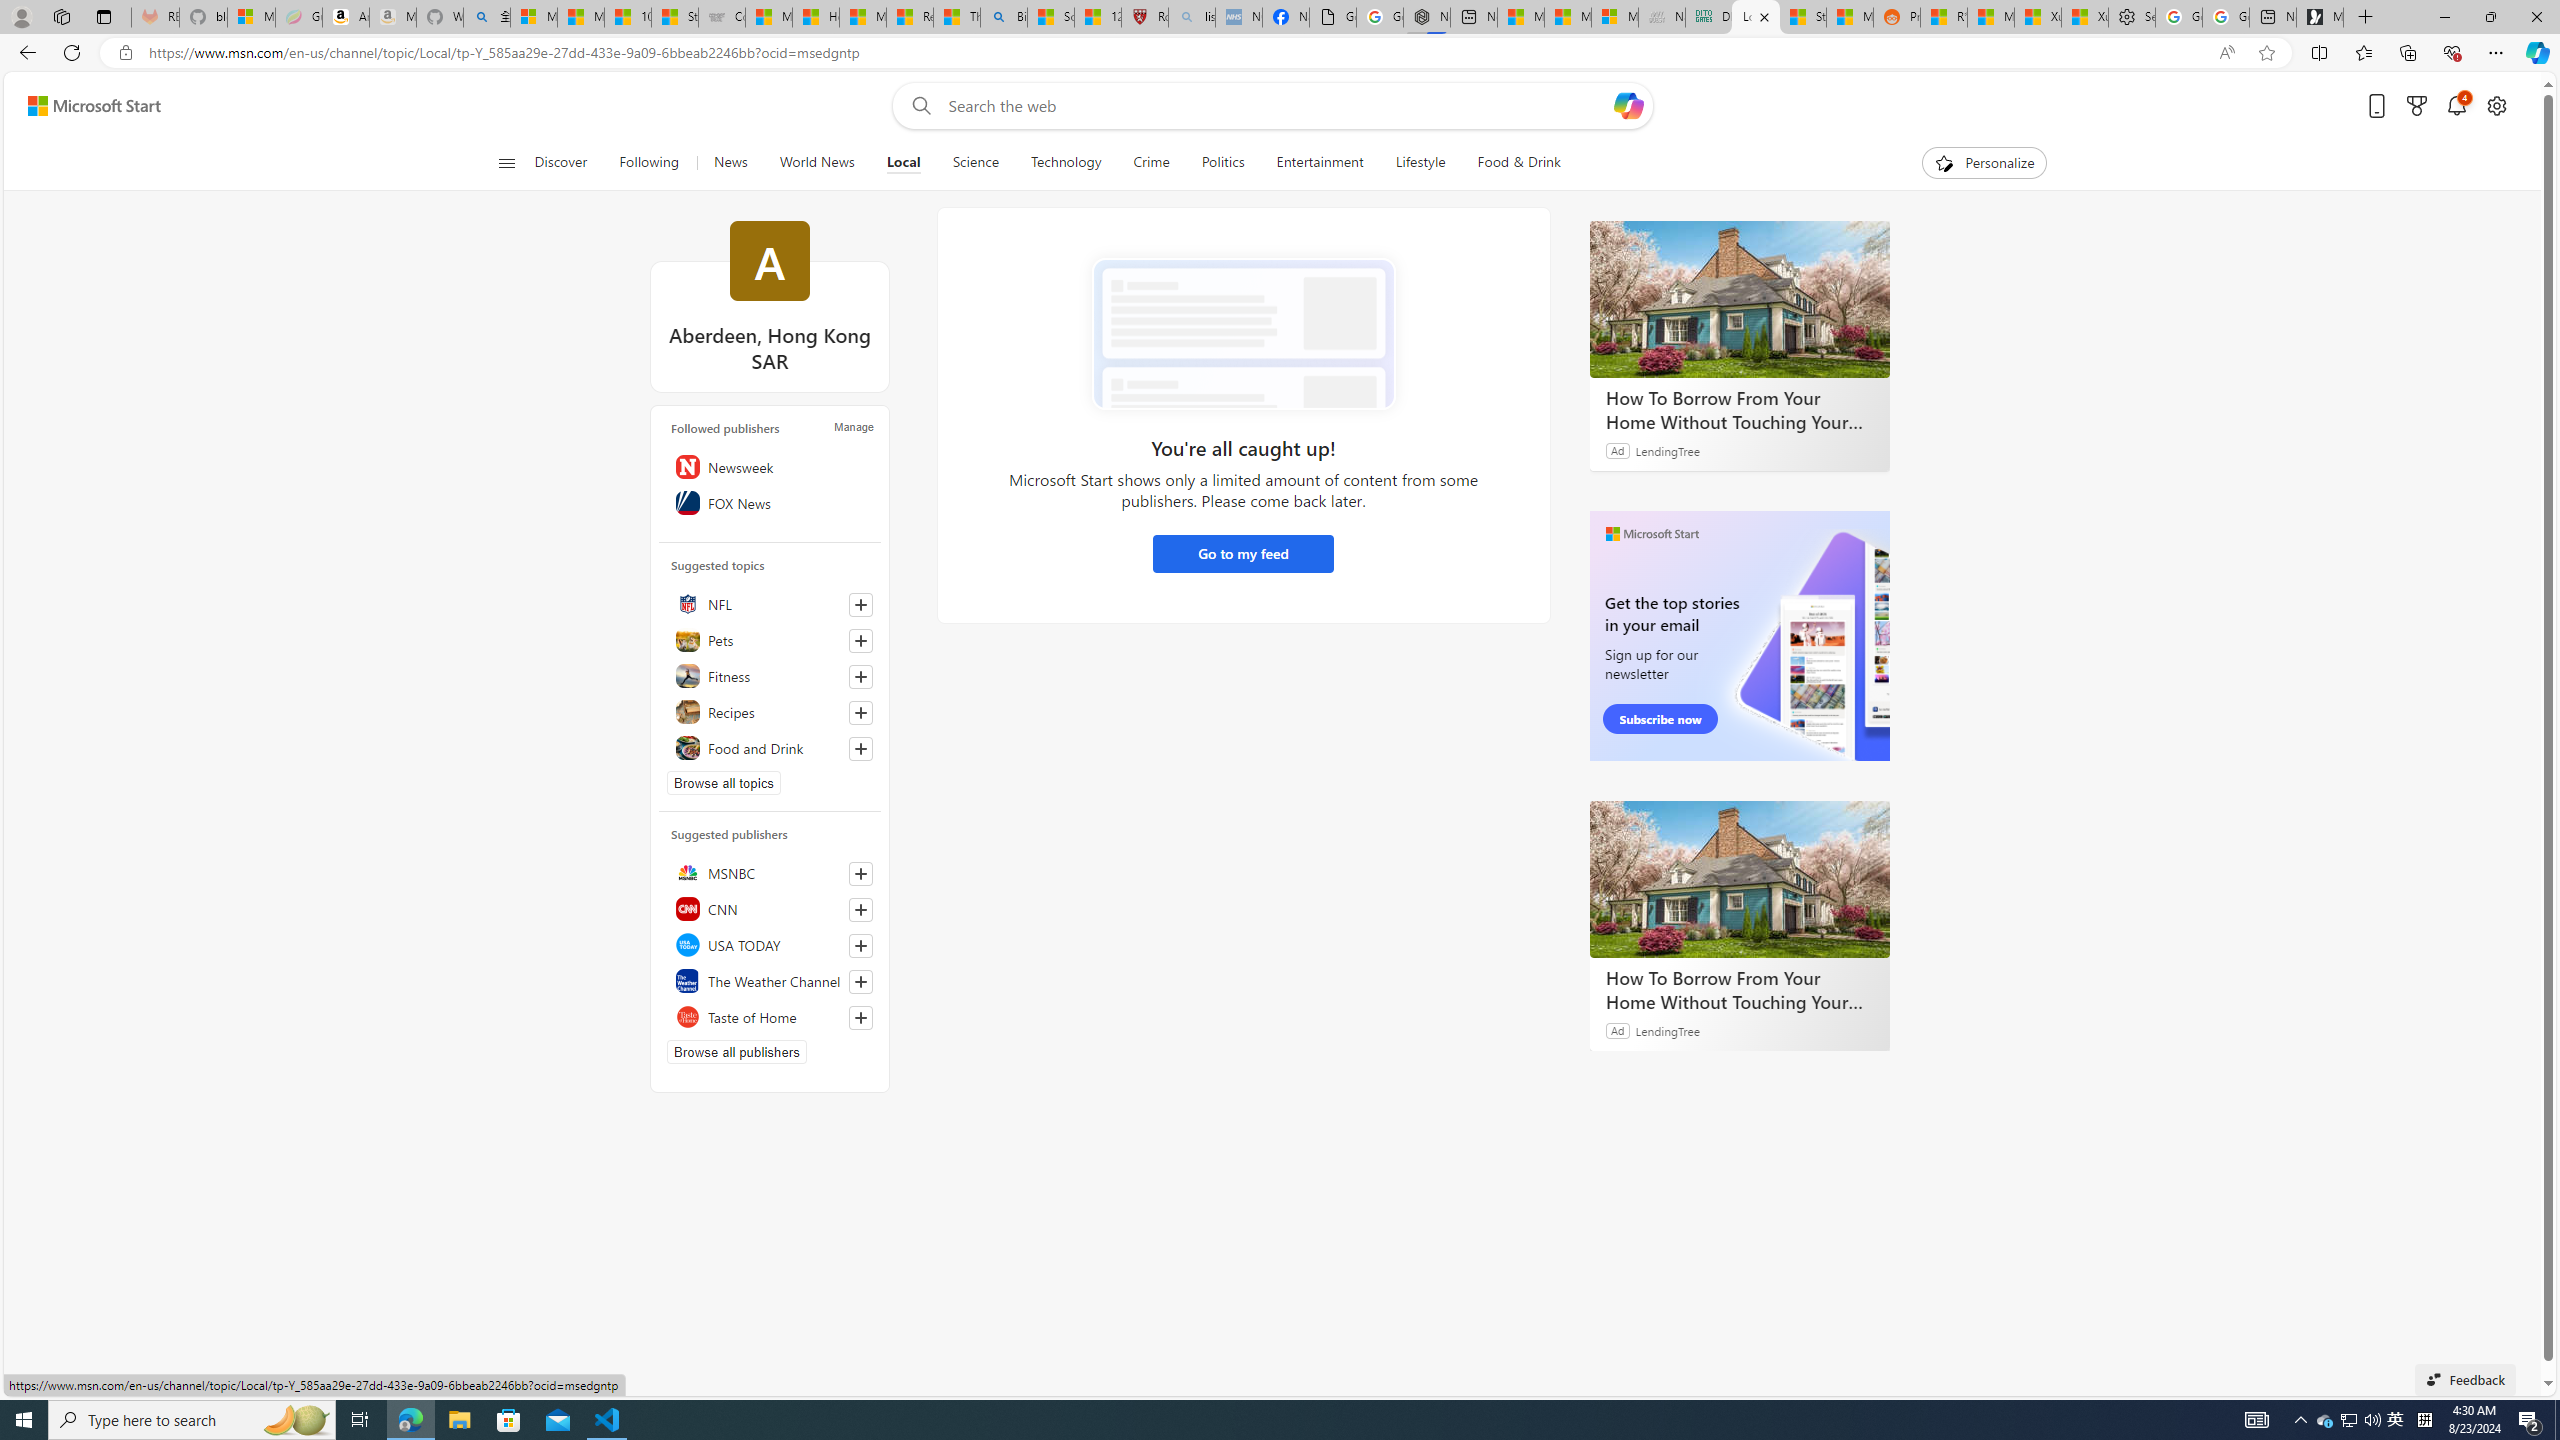  What do you see at coordinates (770, 712) in the screenshot?
I see `'Recipes'` at bounding box center [770, 712].